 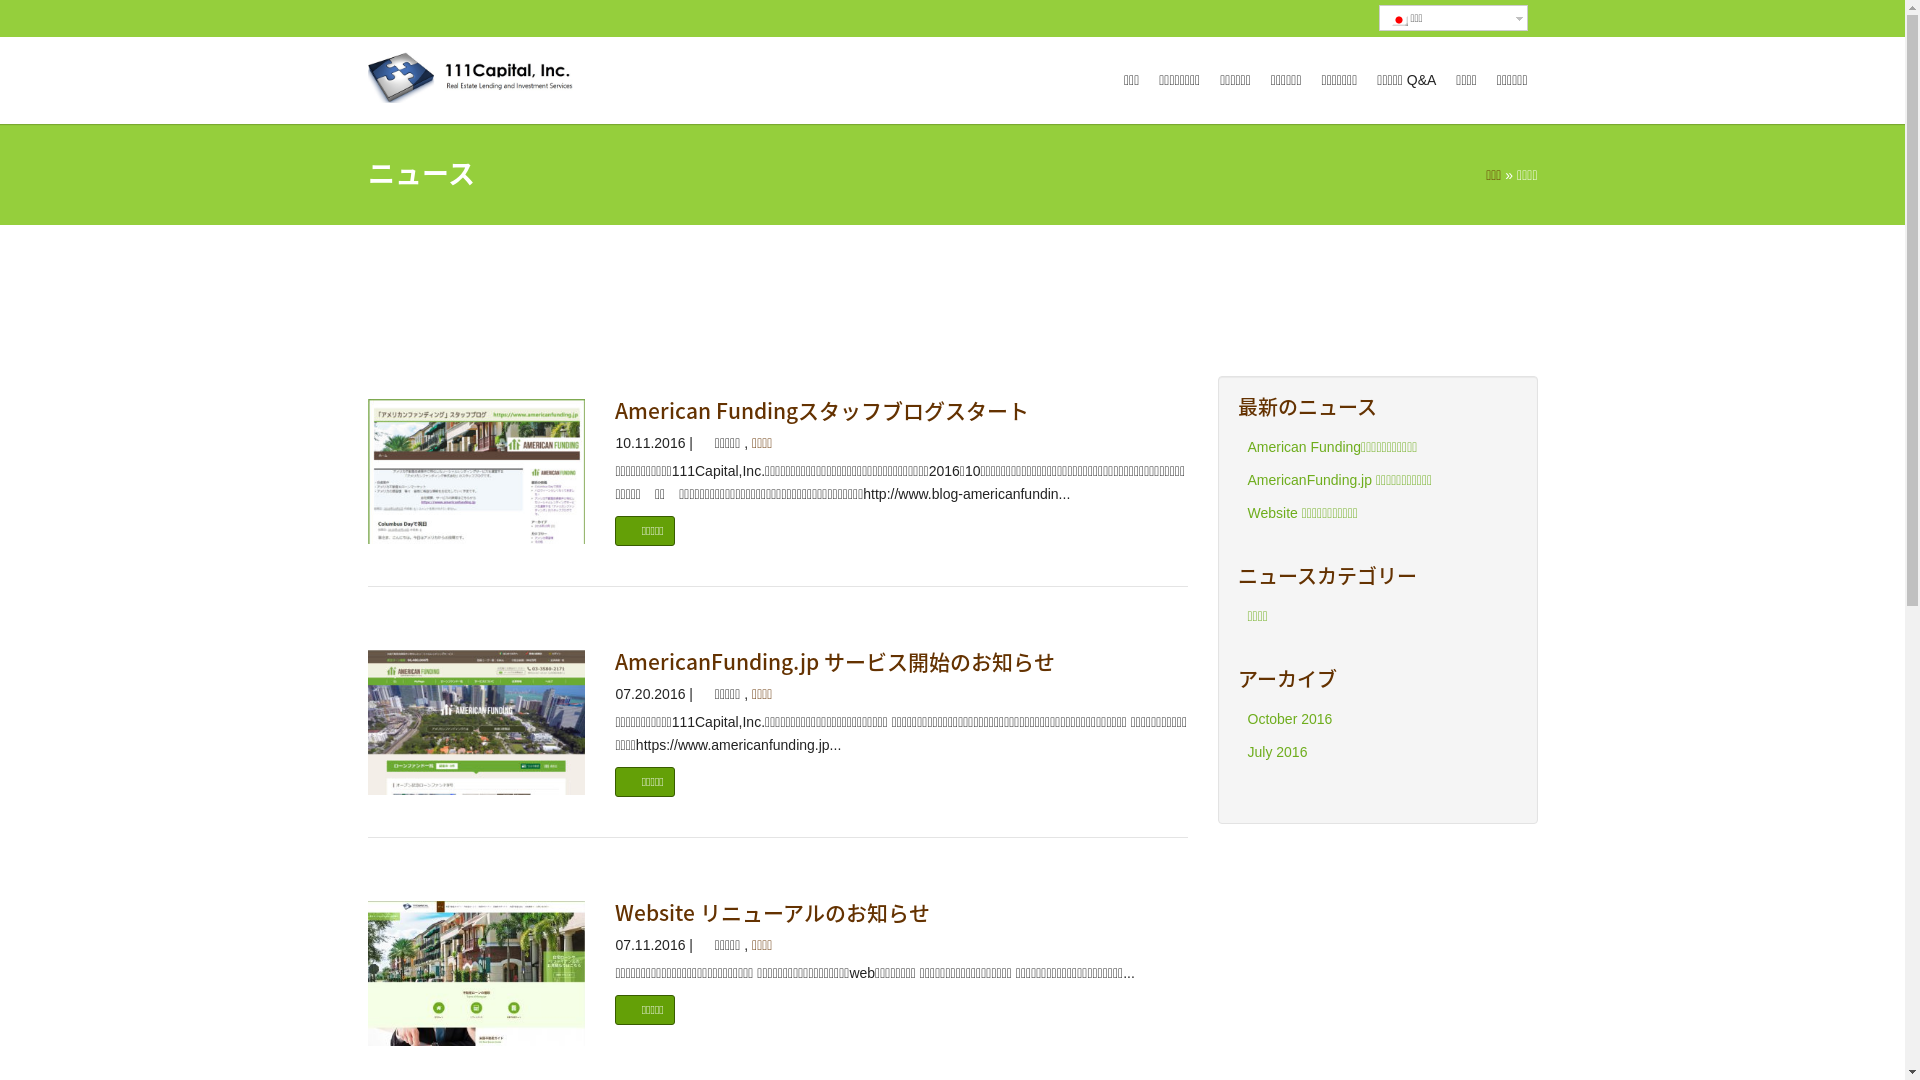 What do you see at coordinates (1290, 717) in the screenshot?
I see `'October 2016'` at bounding box center [1290, 717].